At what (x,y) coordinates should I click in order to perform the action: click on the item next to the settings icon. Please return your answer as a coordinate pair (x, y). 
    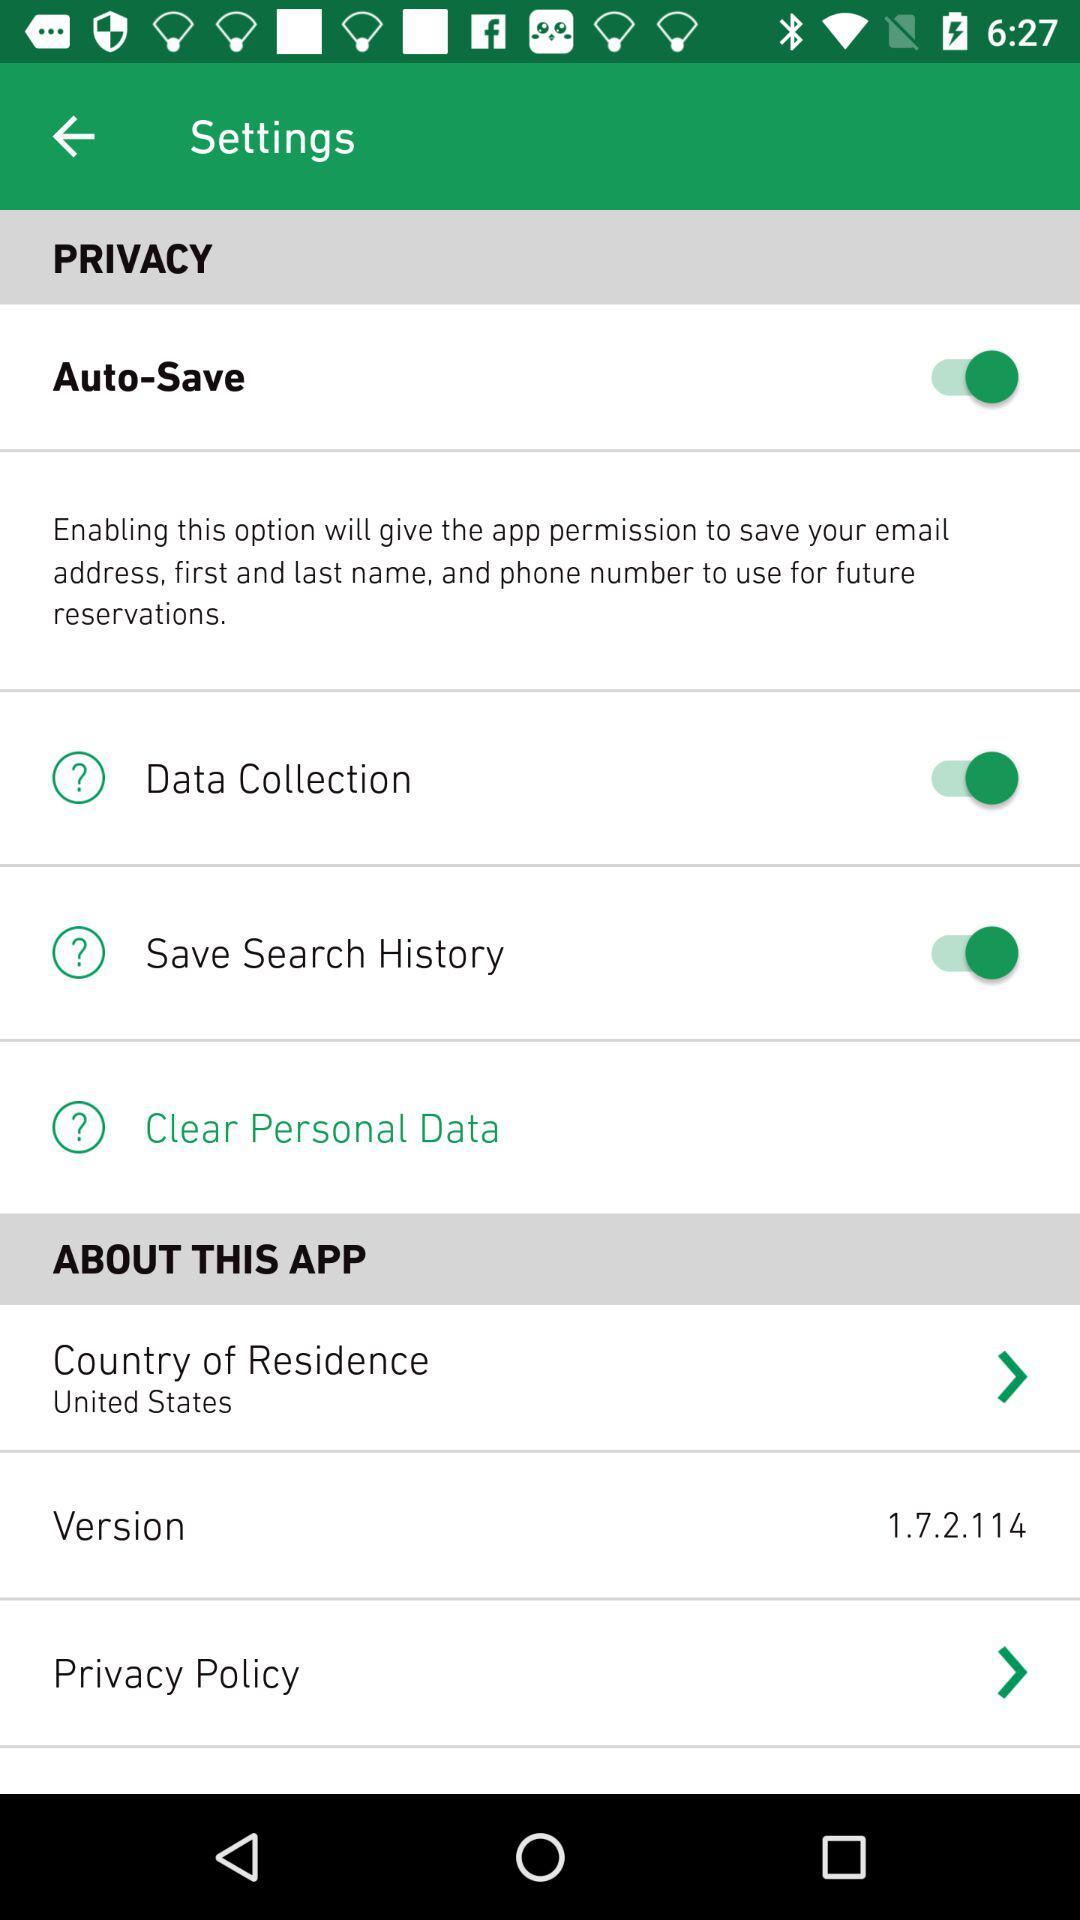
    Looking at the image, I should click on (72, 135).